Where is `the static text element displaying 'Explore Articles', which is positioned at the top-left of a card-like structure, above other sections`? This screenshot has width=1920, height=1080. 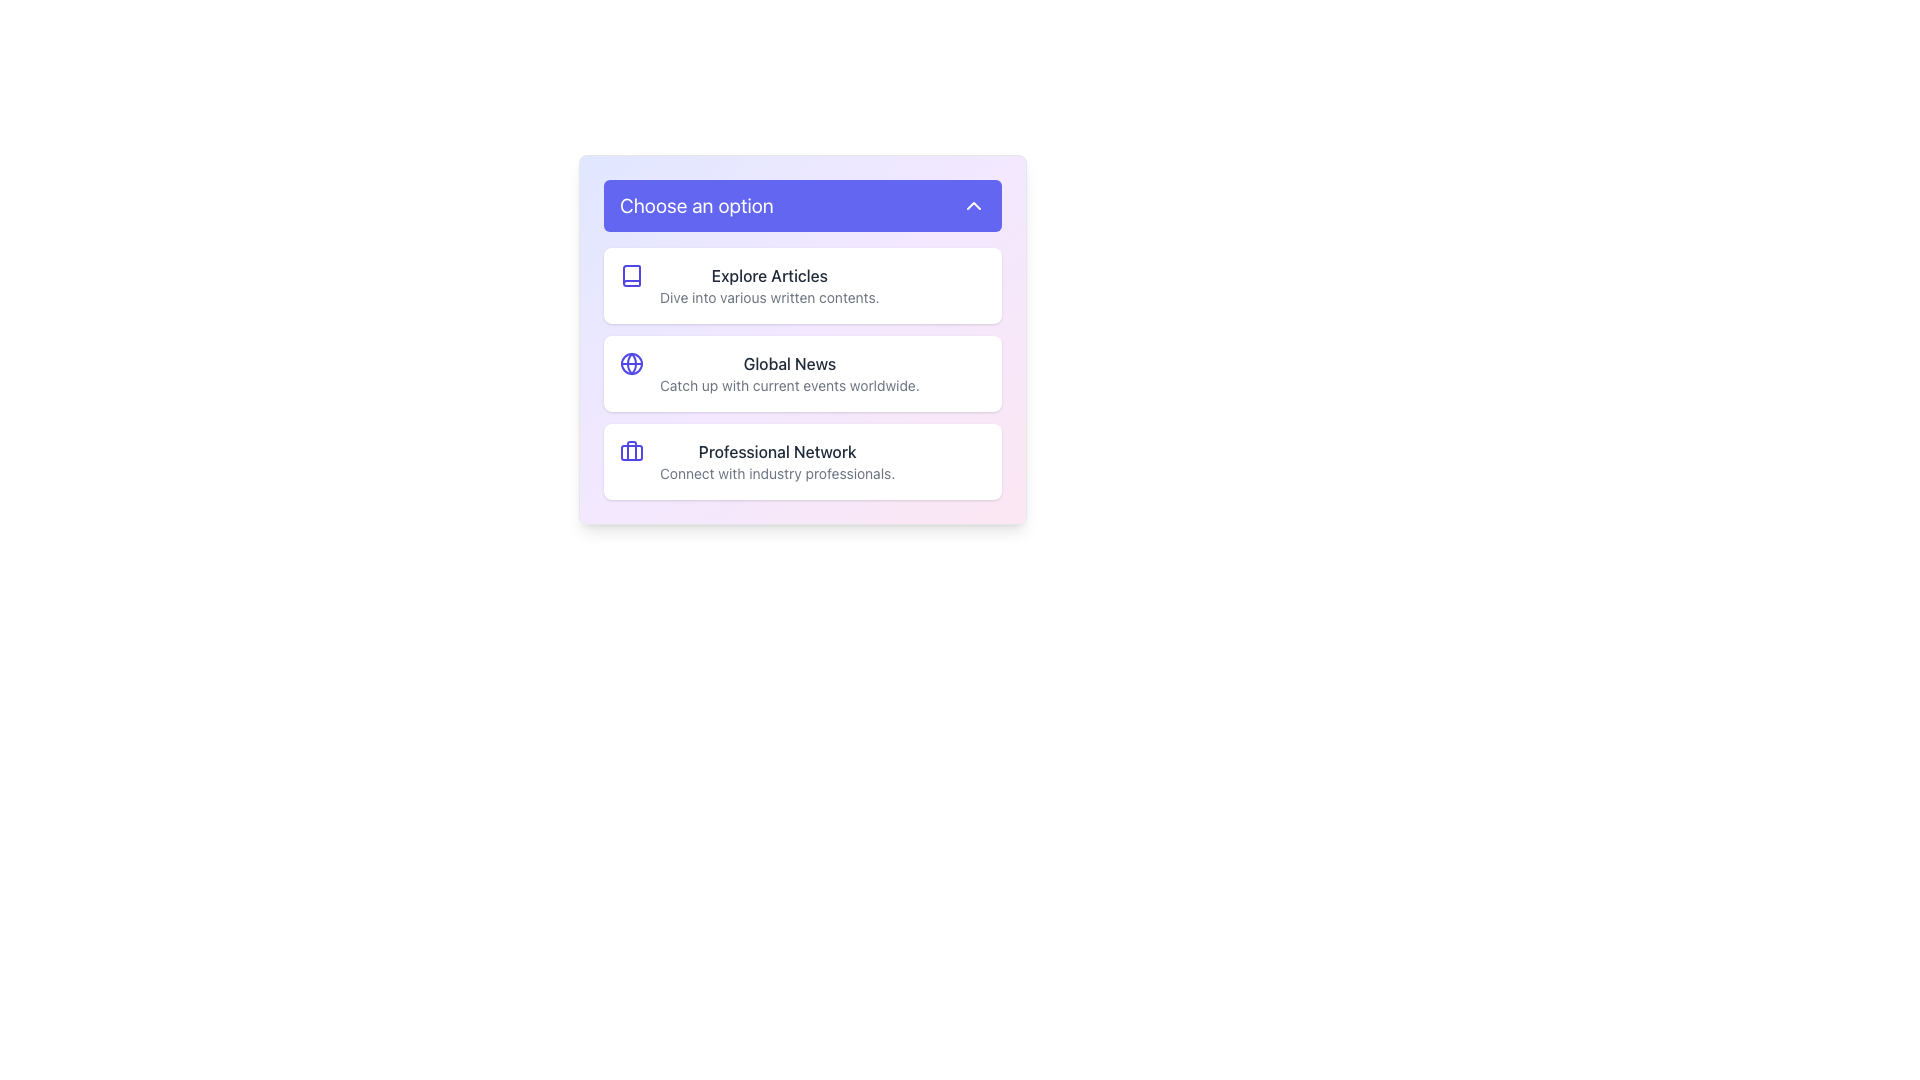
the static text element displaying 'Explore Articles', which is positioned at the top-left of a card-like structure, above other sections is located at coordinates (768, 276).